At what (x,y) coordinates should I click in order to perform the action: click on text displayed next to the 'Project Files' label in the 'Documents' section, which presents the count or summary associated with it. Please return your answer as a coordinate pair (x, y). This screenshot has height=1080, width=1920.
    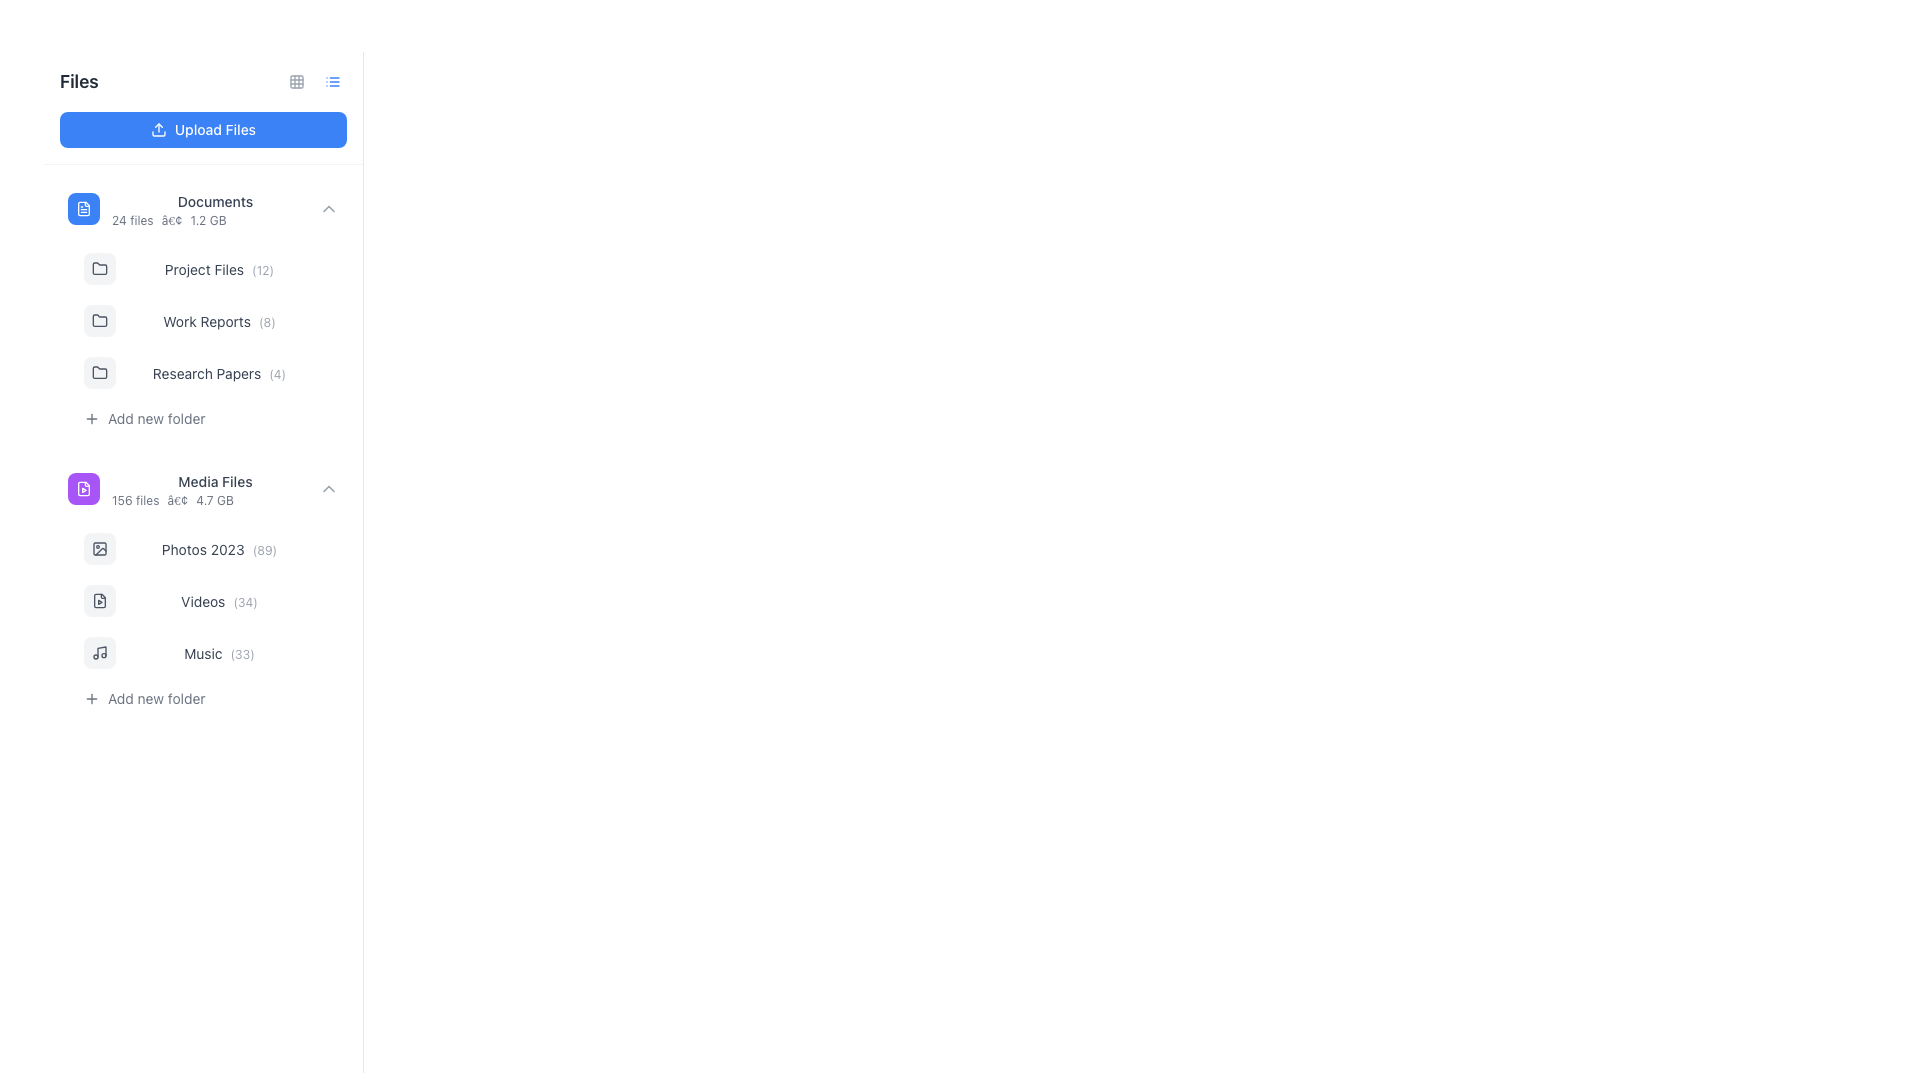
    Looking at the image, I should click on (262, 270).